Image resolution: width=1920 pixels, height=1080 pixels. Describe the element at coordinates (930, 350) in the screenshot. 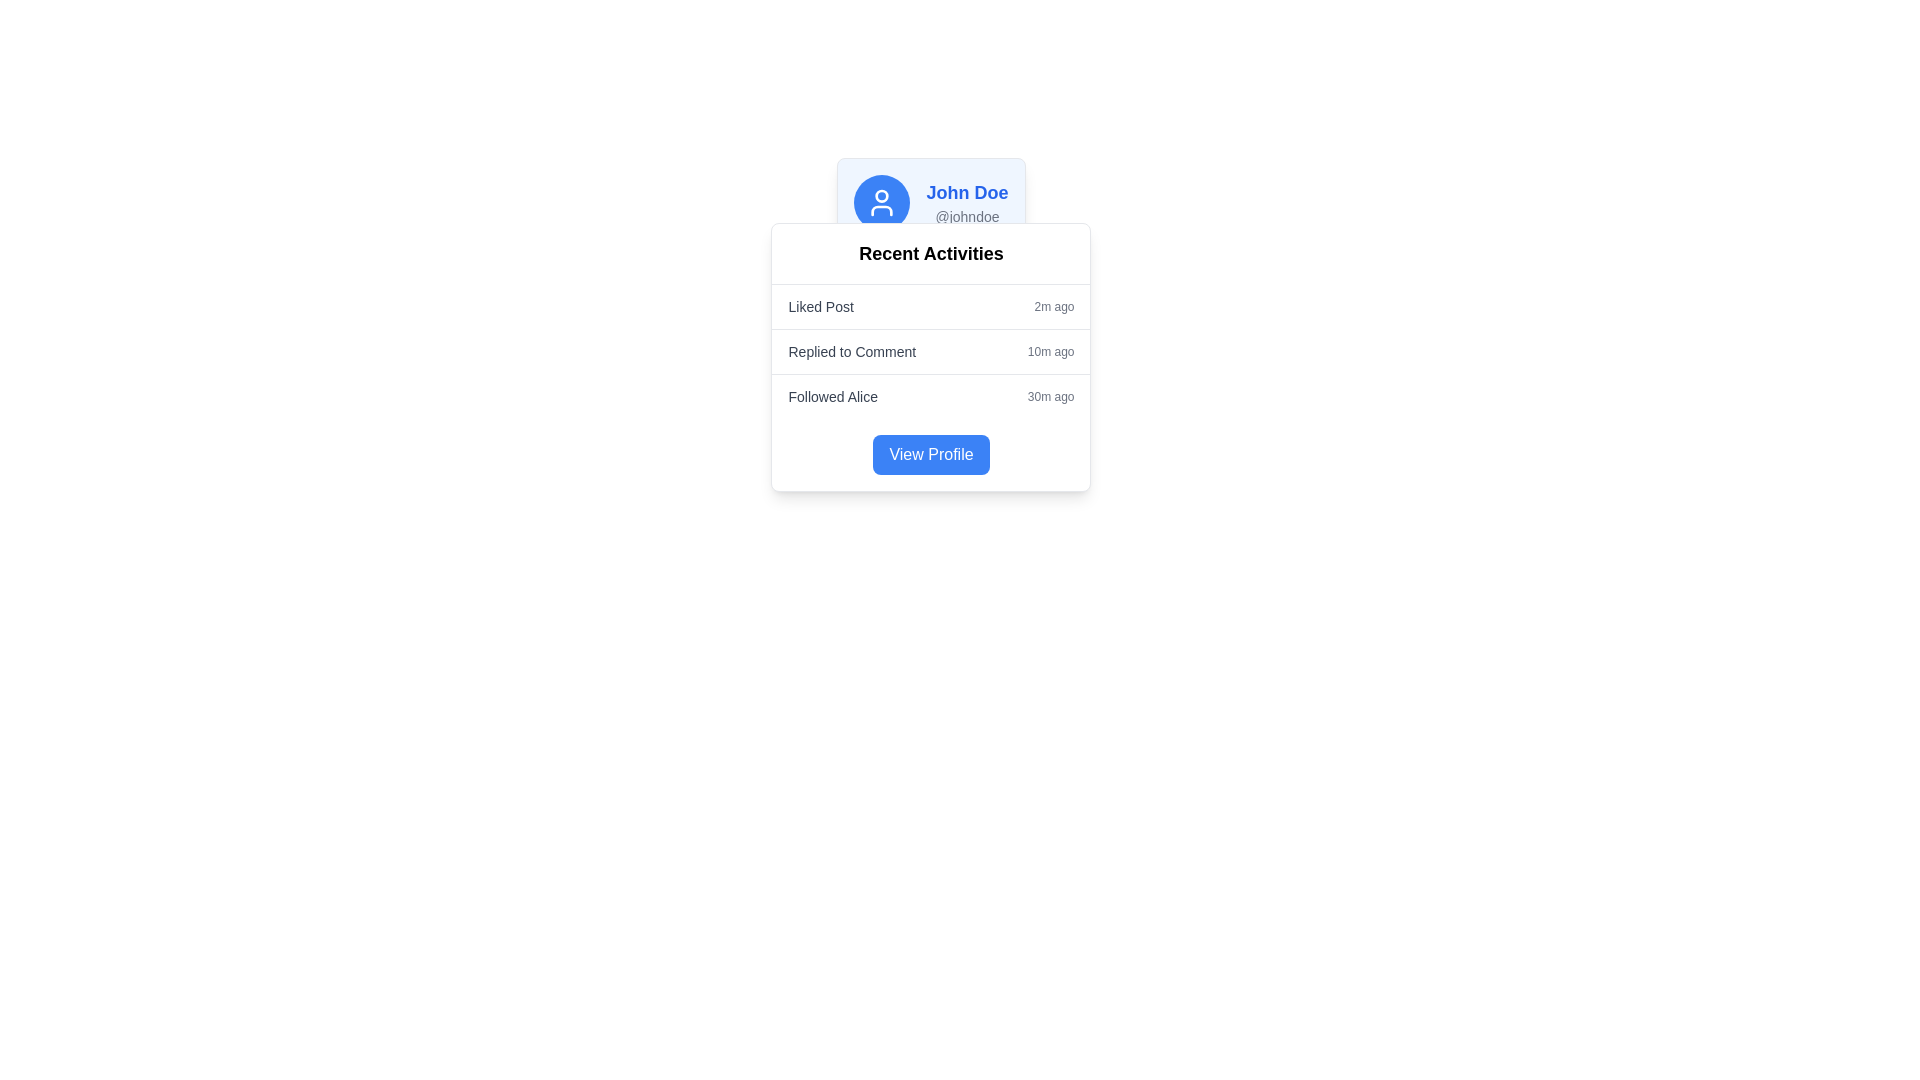

I see `the list item that reads 'Replied to Comment' with a timestamp '10m ago' in the 'Recent Activities' section` at that location.